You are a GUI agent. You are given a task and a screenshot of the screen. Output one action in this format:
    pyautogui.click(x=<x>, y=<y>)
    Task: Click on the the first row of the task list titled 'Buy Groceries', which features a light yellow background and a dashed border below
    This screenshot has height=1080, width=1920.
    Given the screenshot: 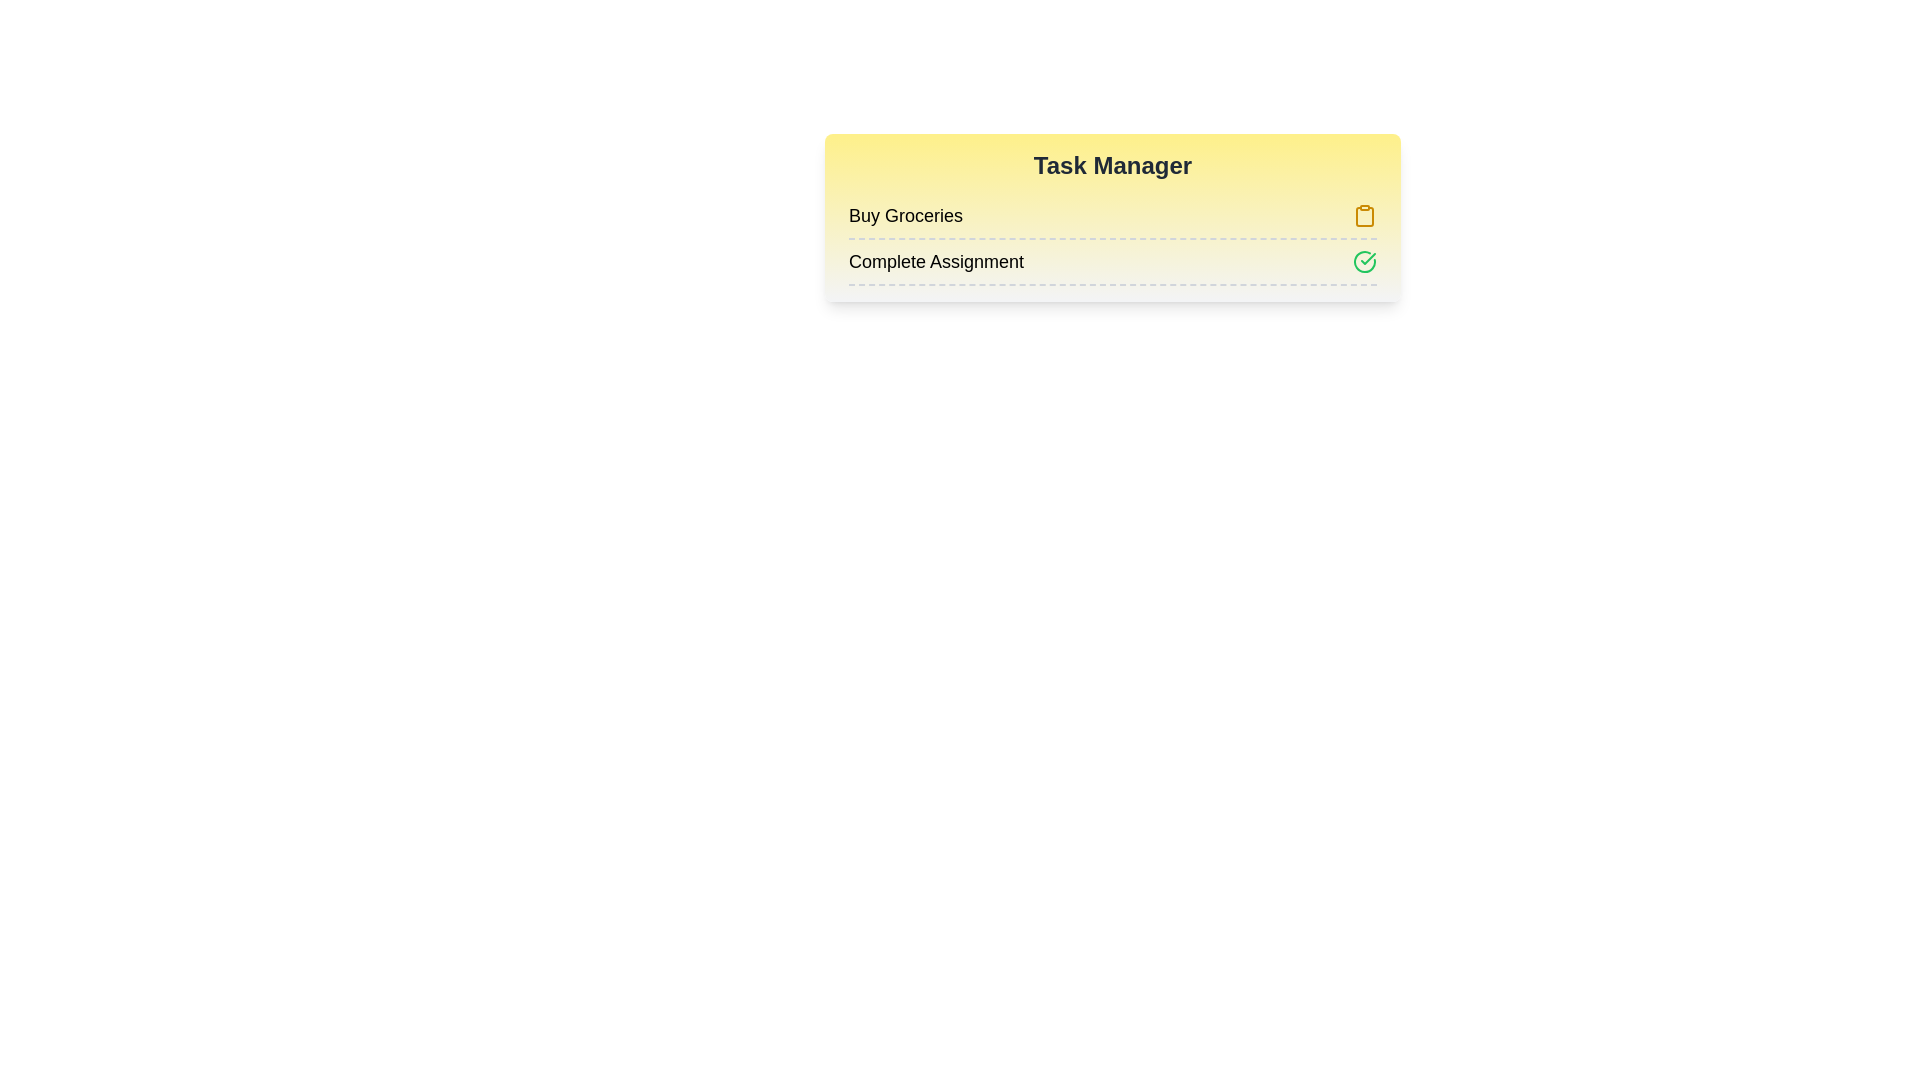 What is the action you would take?
    pyautogui.click(x=1112, y=216)
    